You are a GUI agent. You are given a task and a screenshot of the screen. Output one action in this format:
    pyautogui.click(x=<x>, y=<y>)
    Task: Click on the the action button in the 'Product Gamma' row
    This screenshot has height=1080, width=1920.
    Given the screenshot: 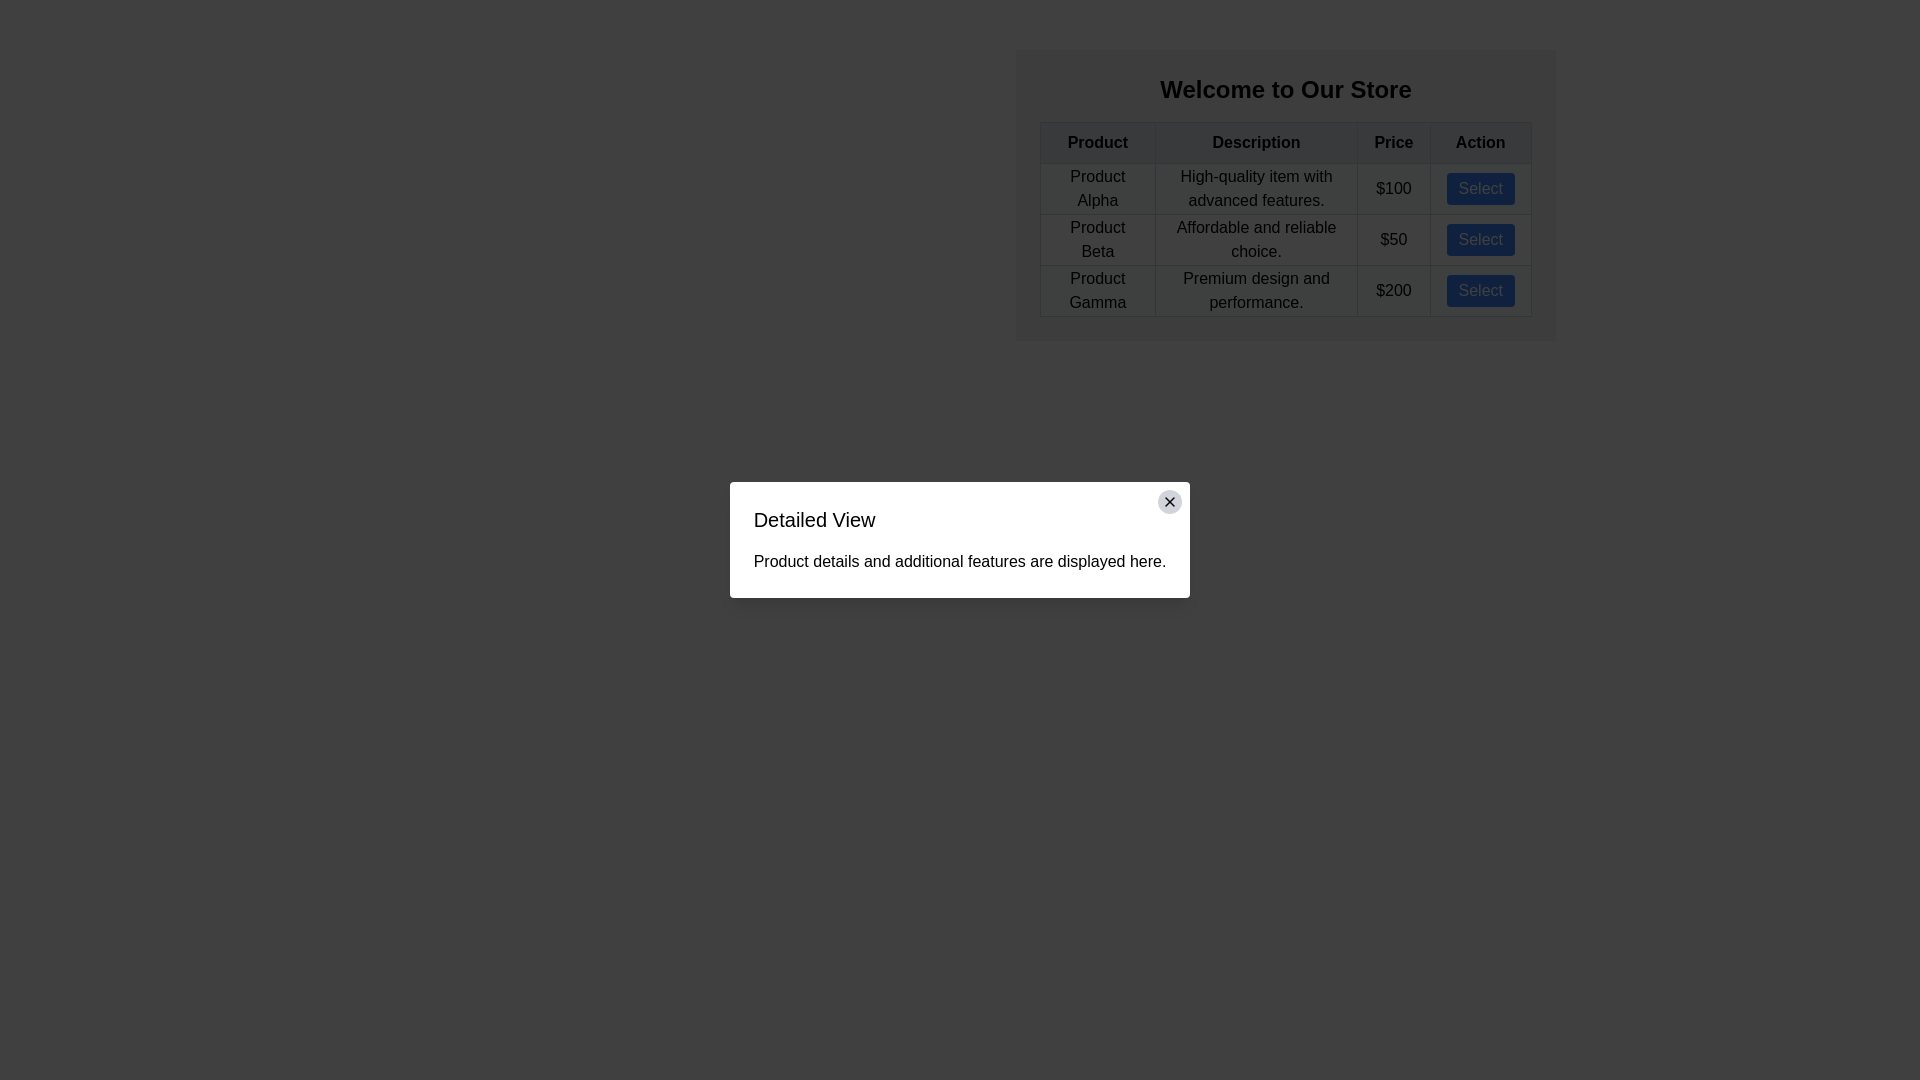 What is the action you would take?
    pyautogui.click(x=1480, y=290)
    